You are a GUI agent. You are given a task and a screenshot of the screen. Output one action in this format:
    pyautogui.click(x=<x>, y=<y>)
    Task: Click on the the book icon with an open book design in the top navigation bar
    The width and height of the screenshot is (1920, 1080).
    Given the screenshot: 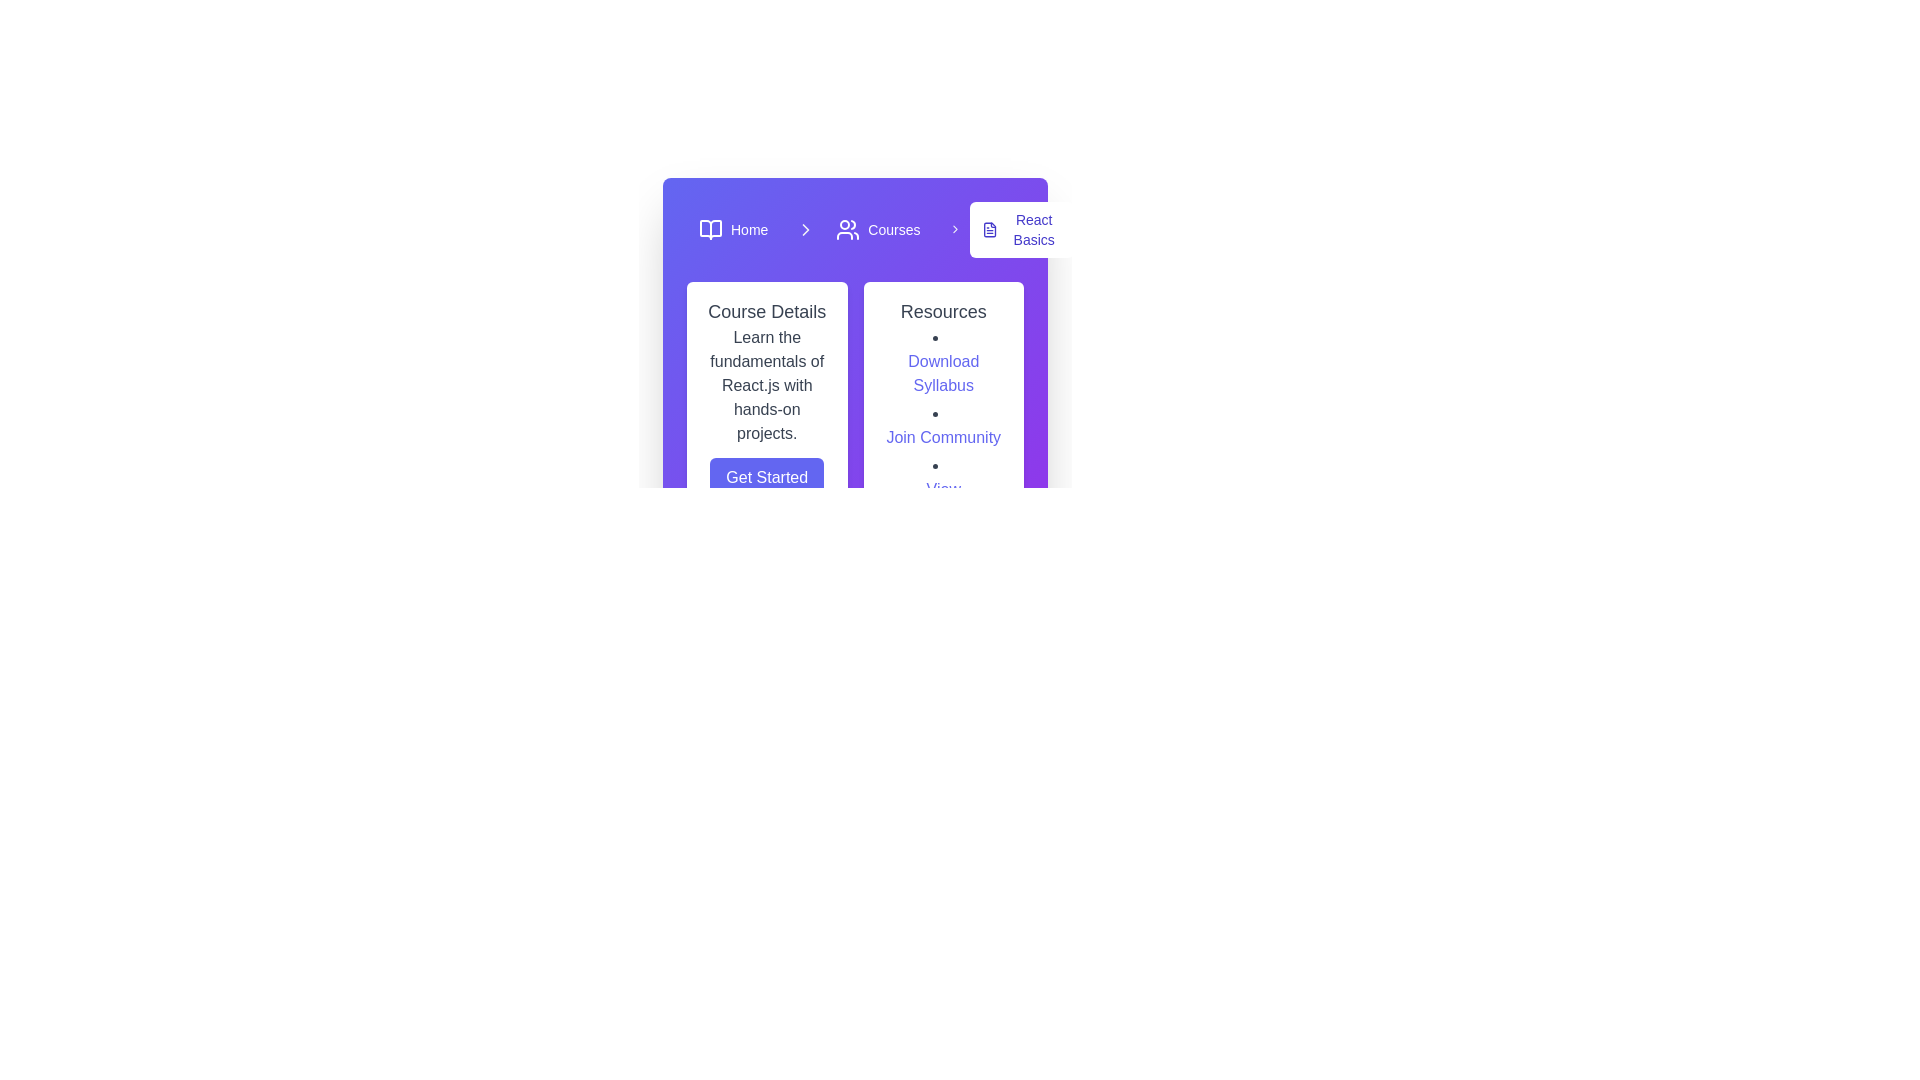 What is the action you would take?
    pyautogui.click(x=710, y=229)
    